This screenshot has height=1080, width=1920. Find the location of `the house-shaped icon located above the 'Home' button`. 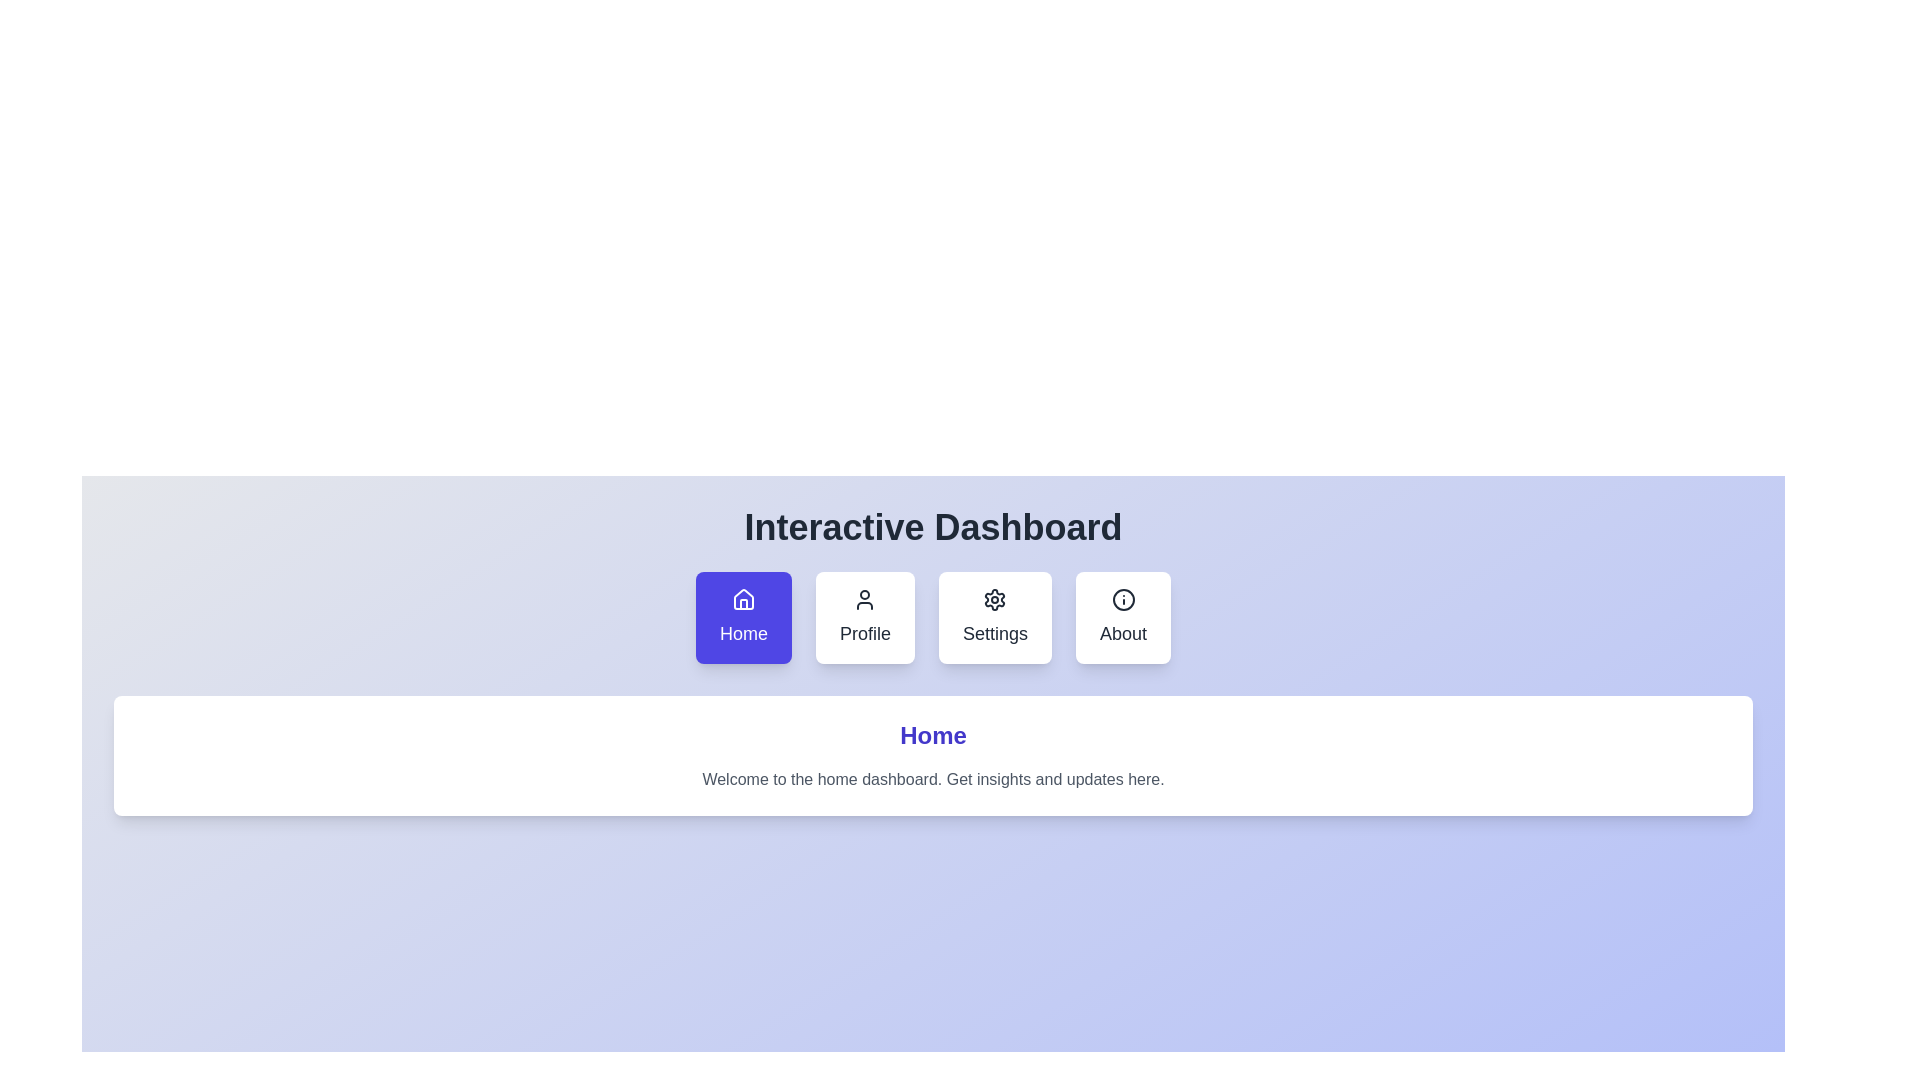

the house-shaped icon located above the 'Home' button is located at coordinates (743, 599).